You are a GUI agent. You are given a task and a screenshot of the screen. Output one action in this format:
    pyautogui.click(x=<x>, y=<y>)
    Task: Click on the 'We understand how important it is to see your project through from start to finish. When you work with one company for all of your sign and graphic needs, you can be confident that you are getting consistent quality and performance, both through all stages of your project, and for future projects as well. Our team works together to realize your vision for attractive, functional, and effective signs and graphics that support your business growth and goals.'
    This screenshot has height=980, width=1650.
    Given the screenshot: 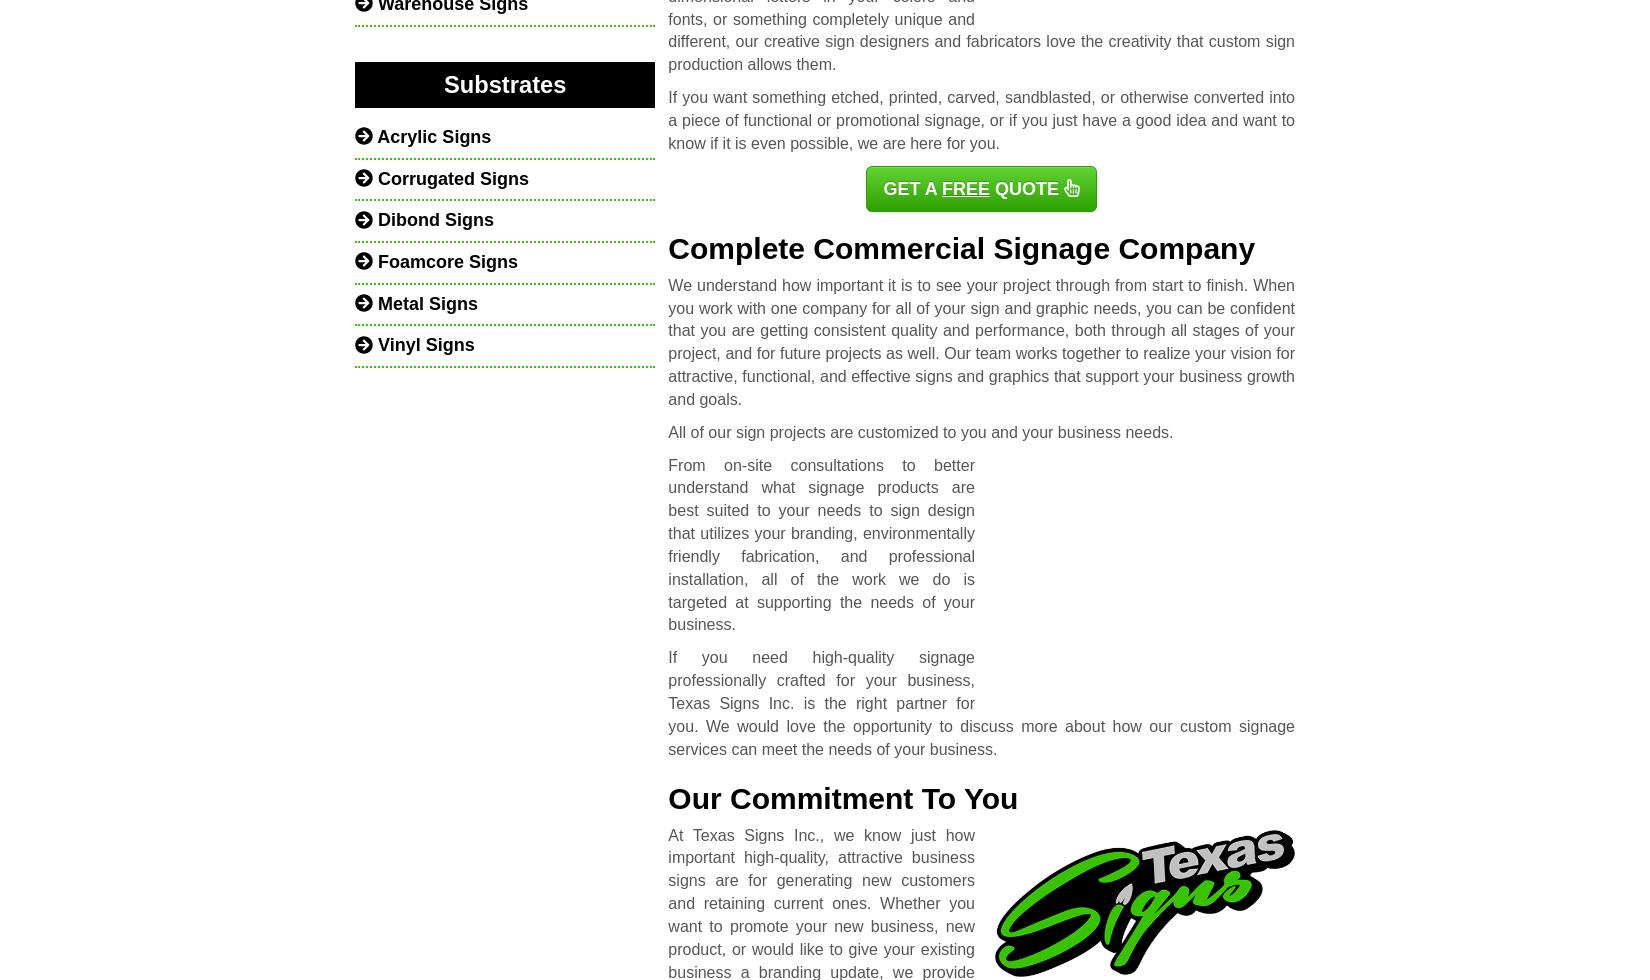 What is the action you would take?
    pyautogui.click(x=980, y=341)
    